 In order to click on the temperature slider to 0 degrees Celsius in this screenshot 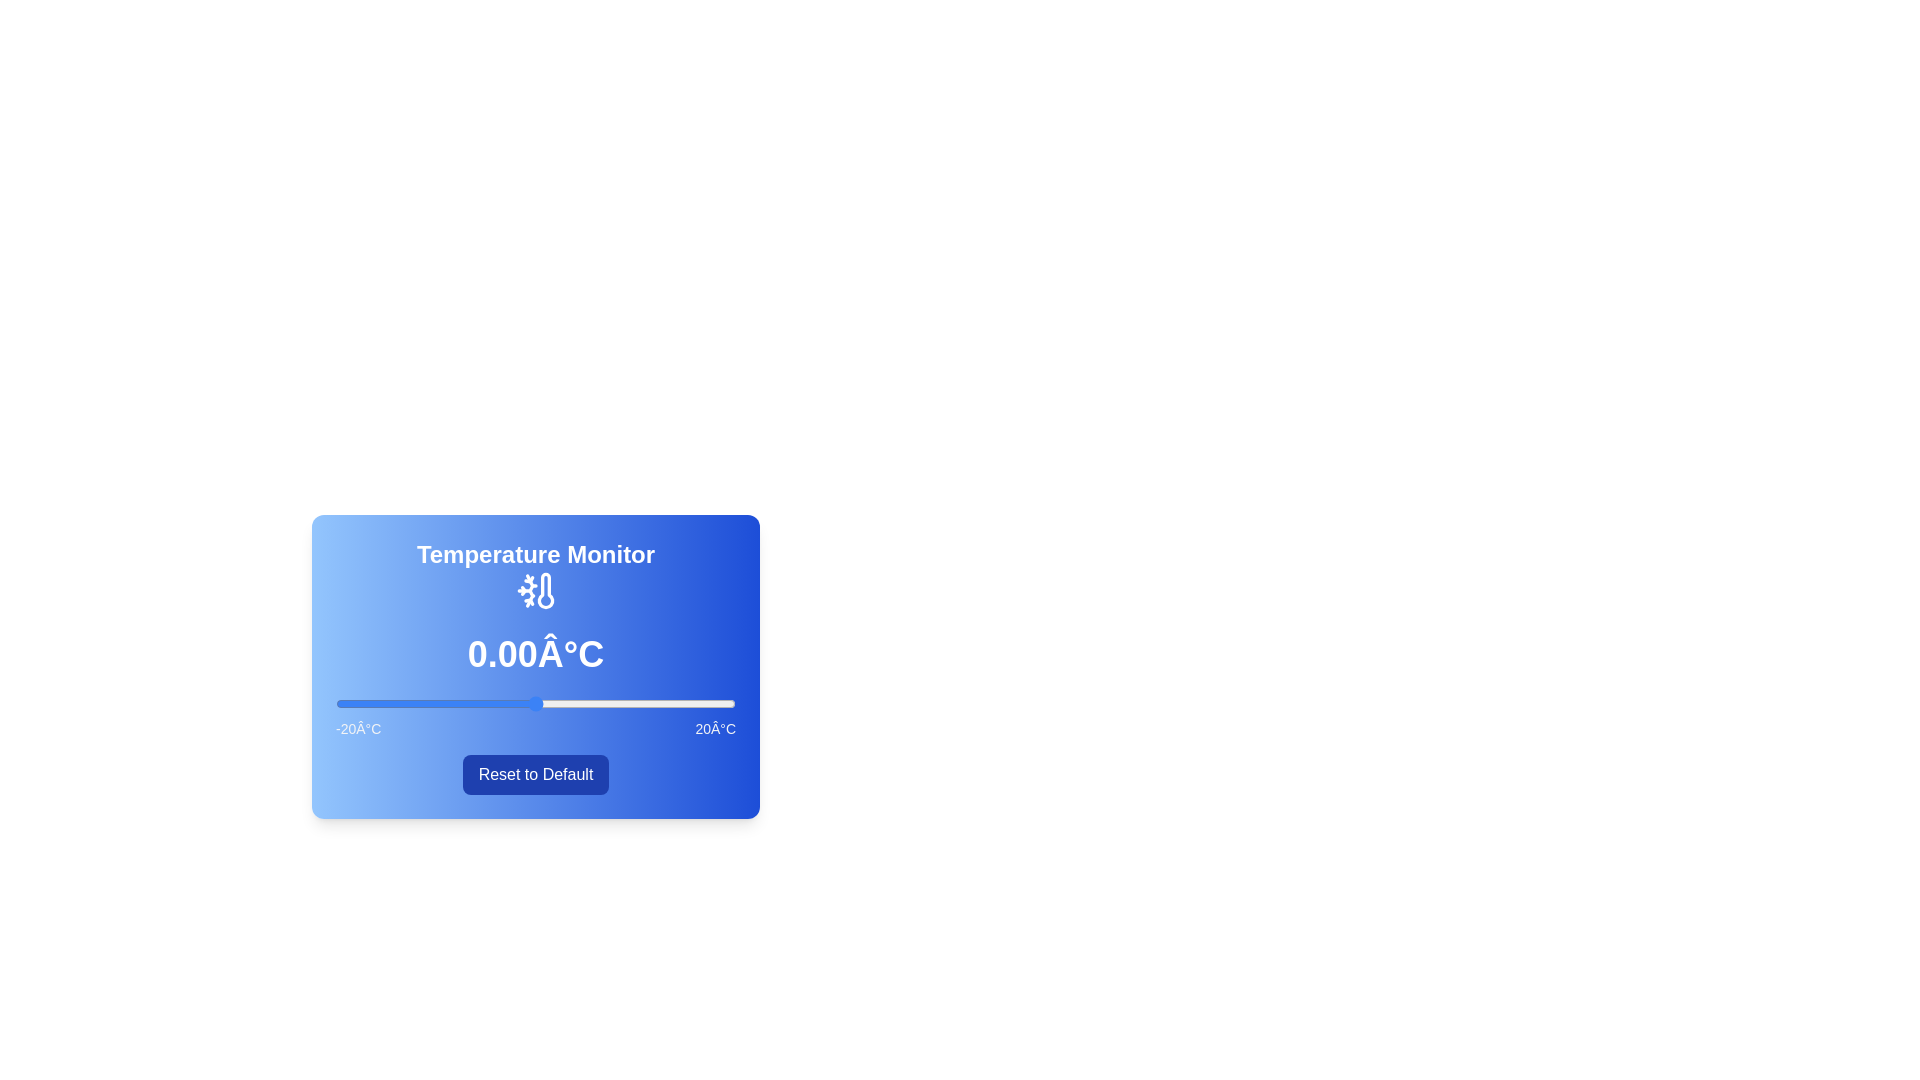, I will do `click(536, 703)`.